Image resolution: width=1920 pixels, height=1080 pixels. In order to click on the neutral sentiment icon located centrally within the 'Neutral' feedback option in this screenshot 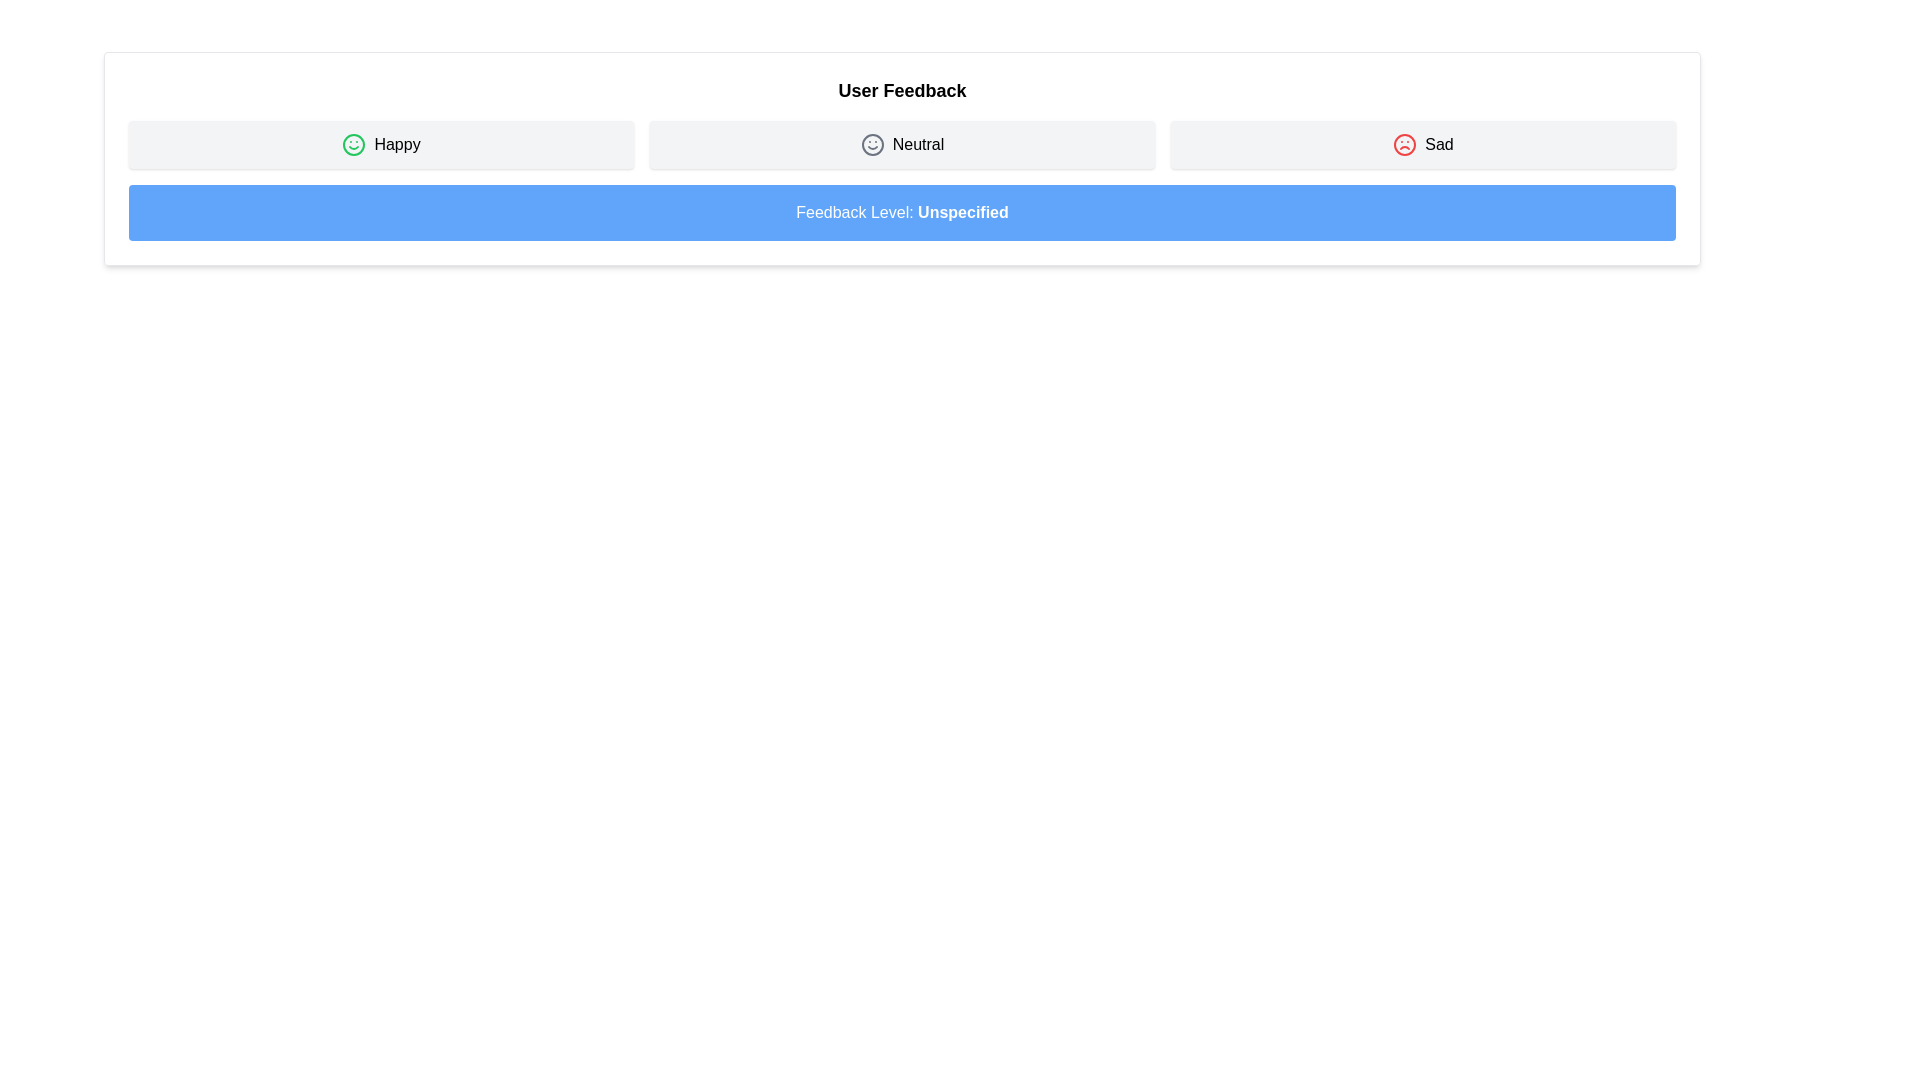, I will do `click(872, 144)`.